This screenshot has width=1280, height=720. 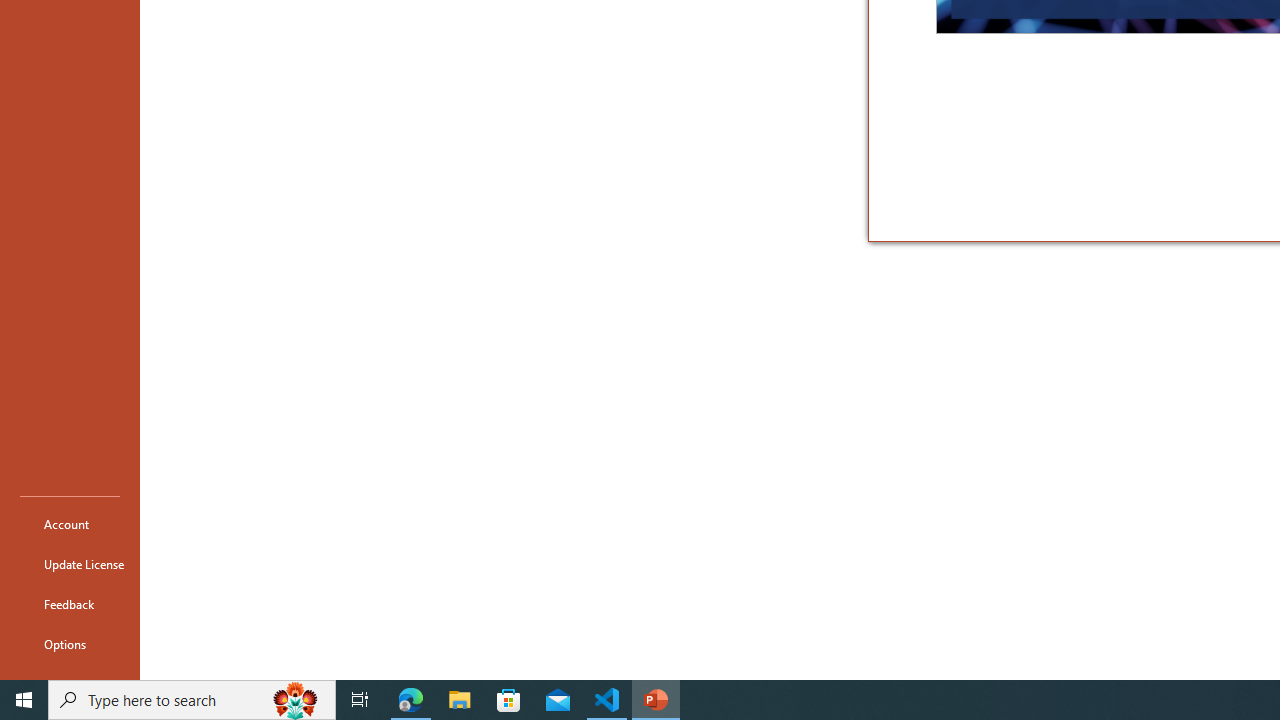 What do you see at coordinates (69, 523) in the screenshot?
I see `'Account'` at bounding box center [69, 523].